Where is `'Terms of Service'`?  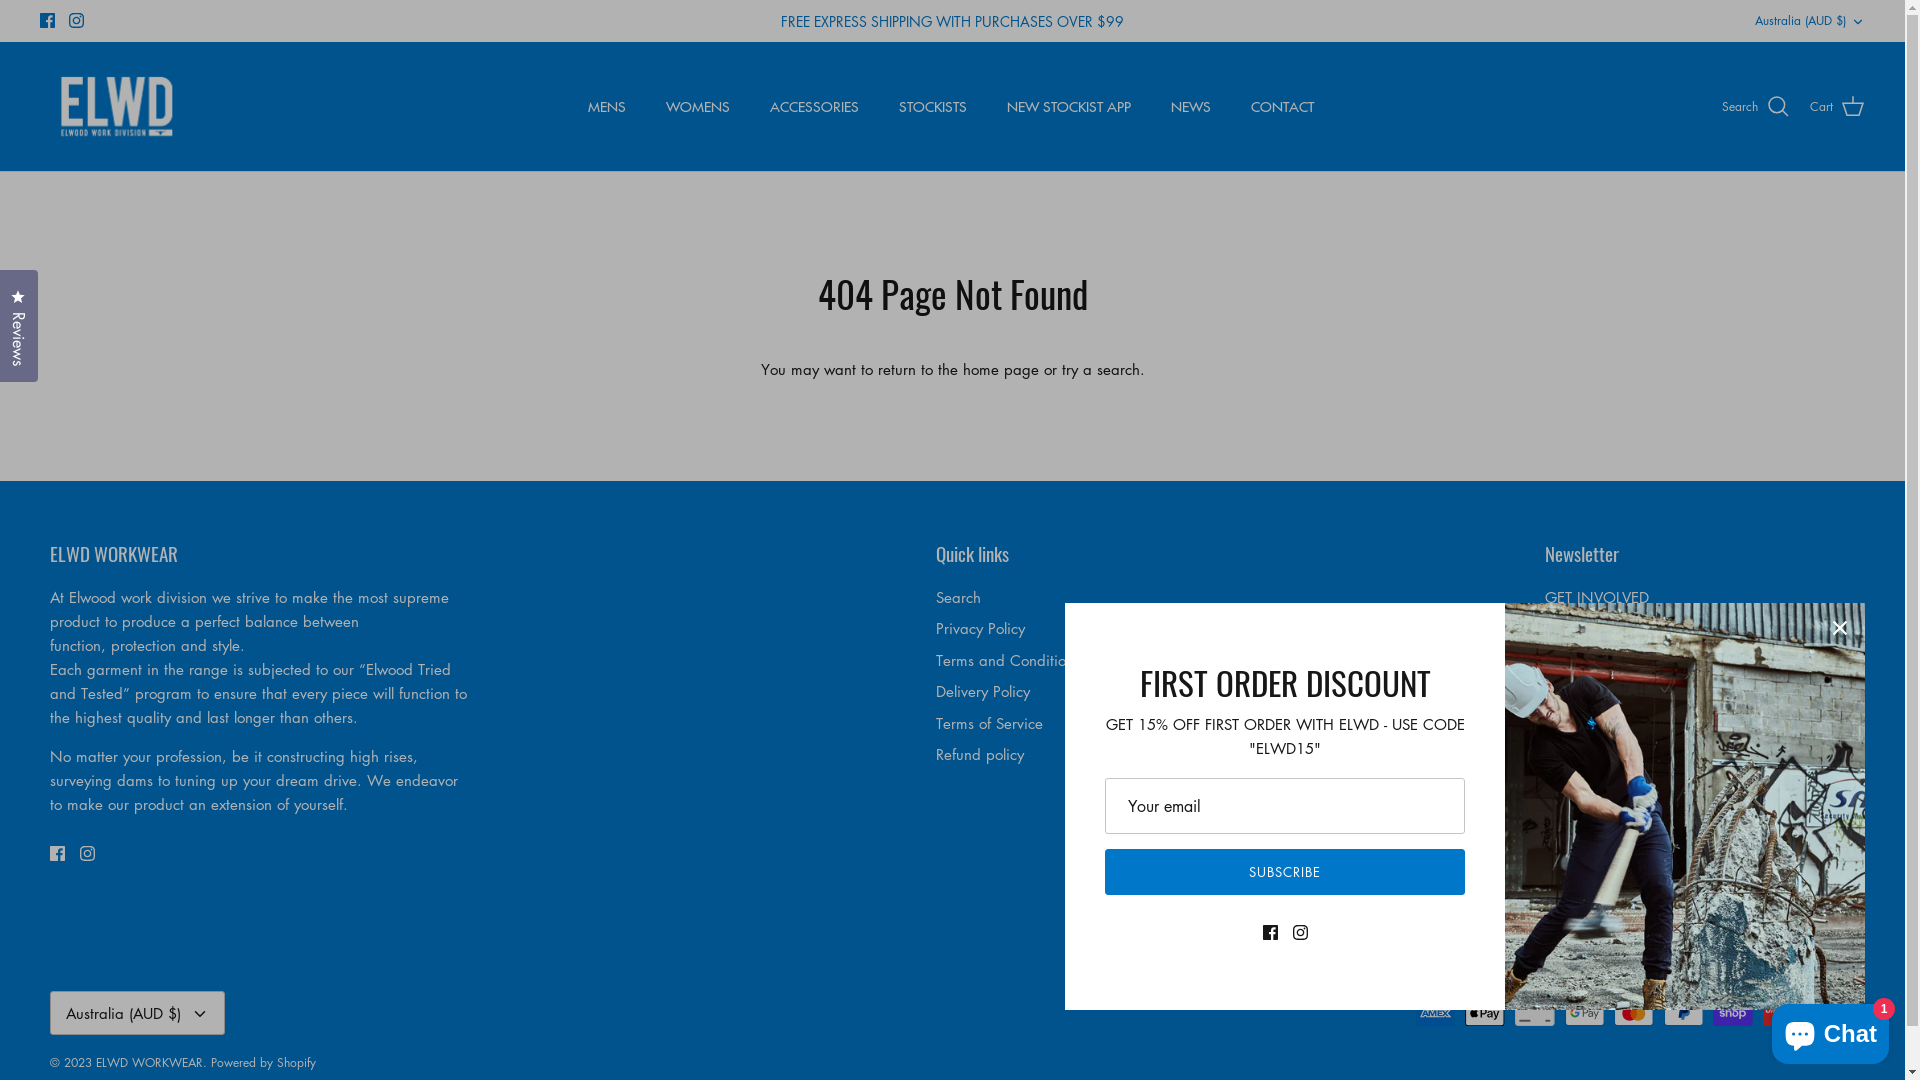
'Terms of Service' is located at coordinates (989, 722).